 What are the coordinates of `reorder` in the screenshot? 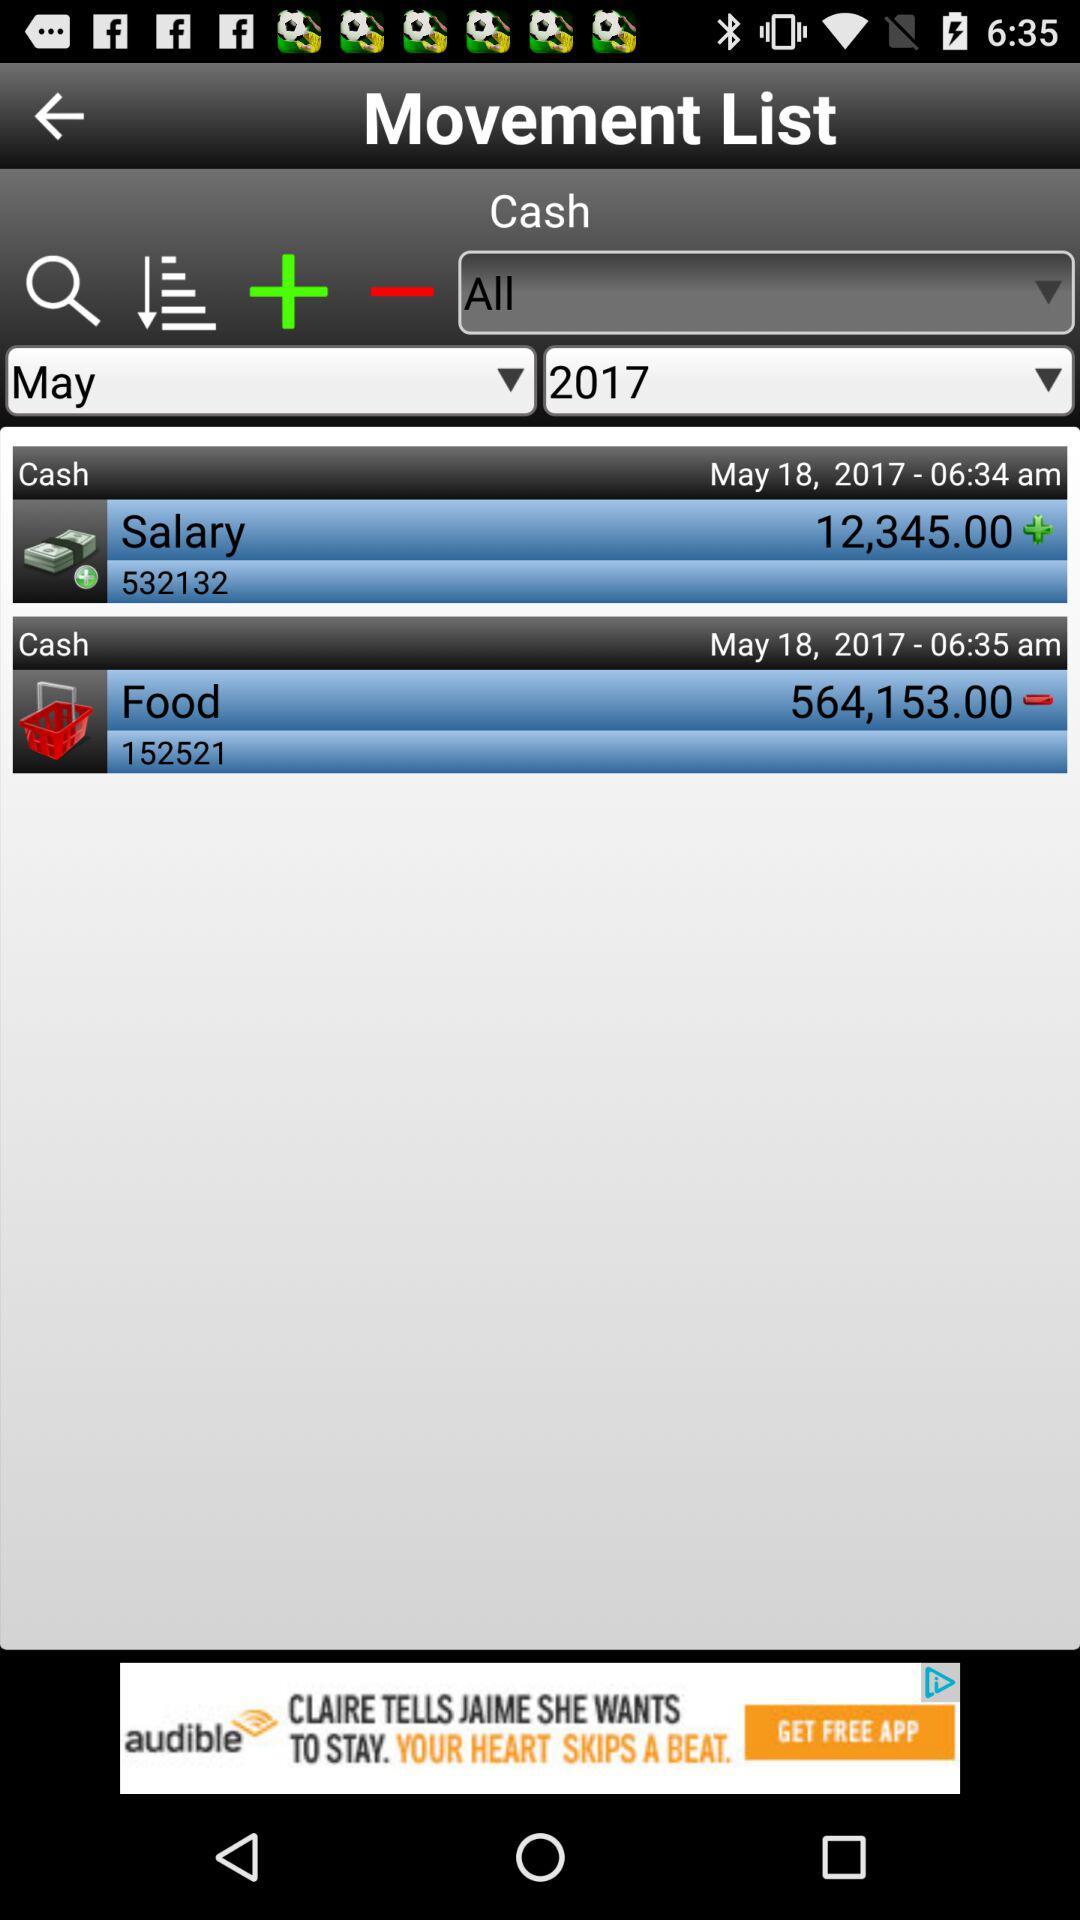 It's located at (174, 291).